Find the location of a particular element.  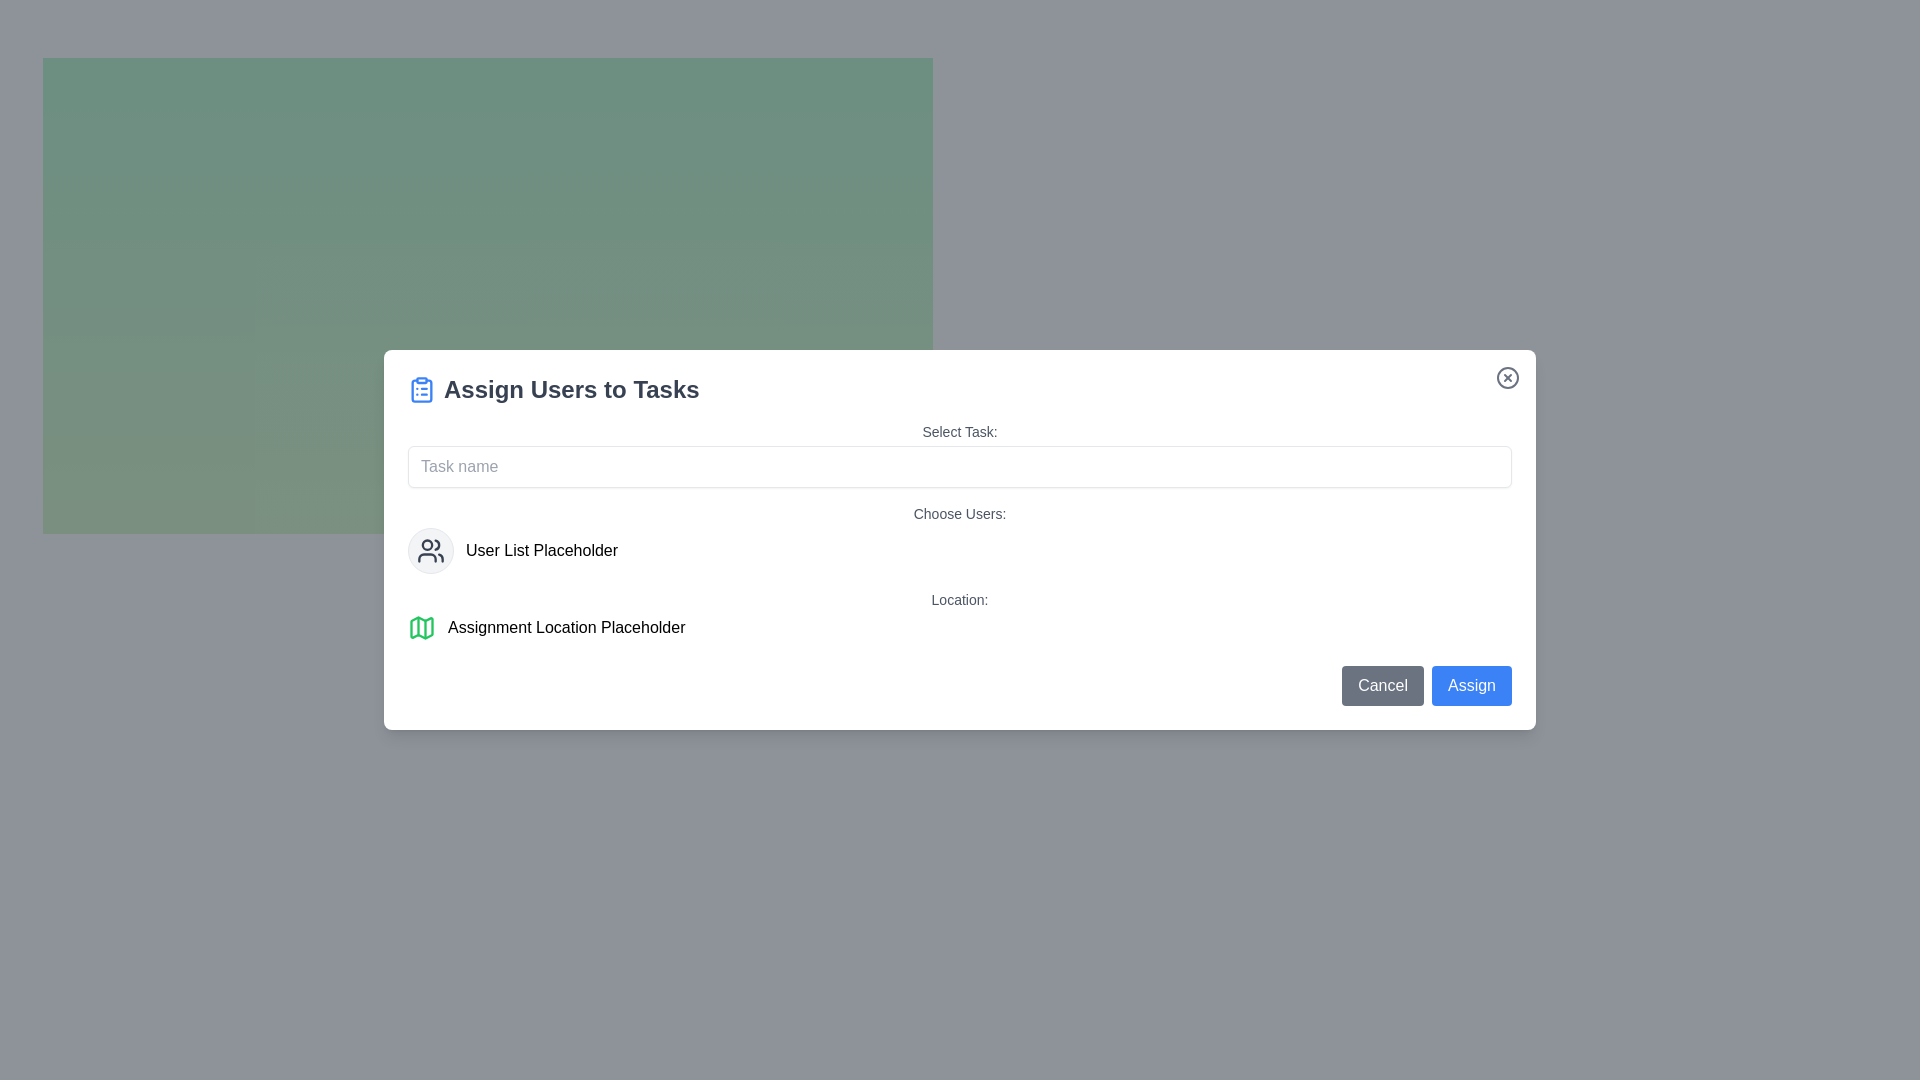

the cancel button located at the bottom-right corner of the modal window is located at coordinates (1381, 685).